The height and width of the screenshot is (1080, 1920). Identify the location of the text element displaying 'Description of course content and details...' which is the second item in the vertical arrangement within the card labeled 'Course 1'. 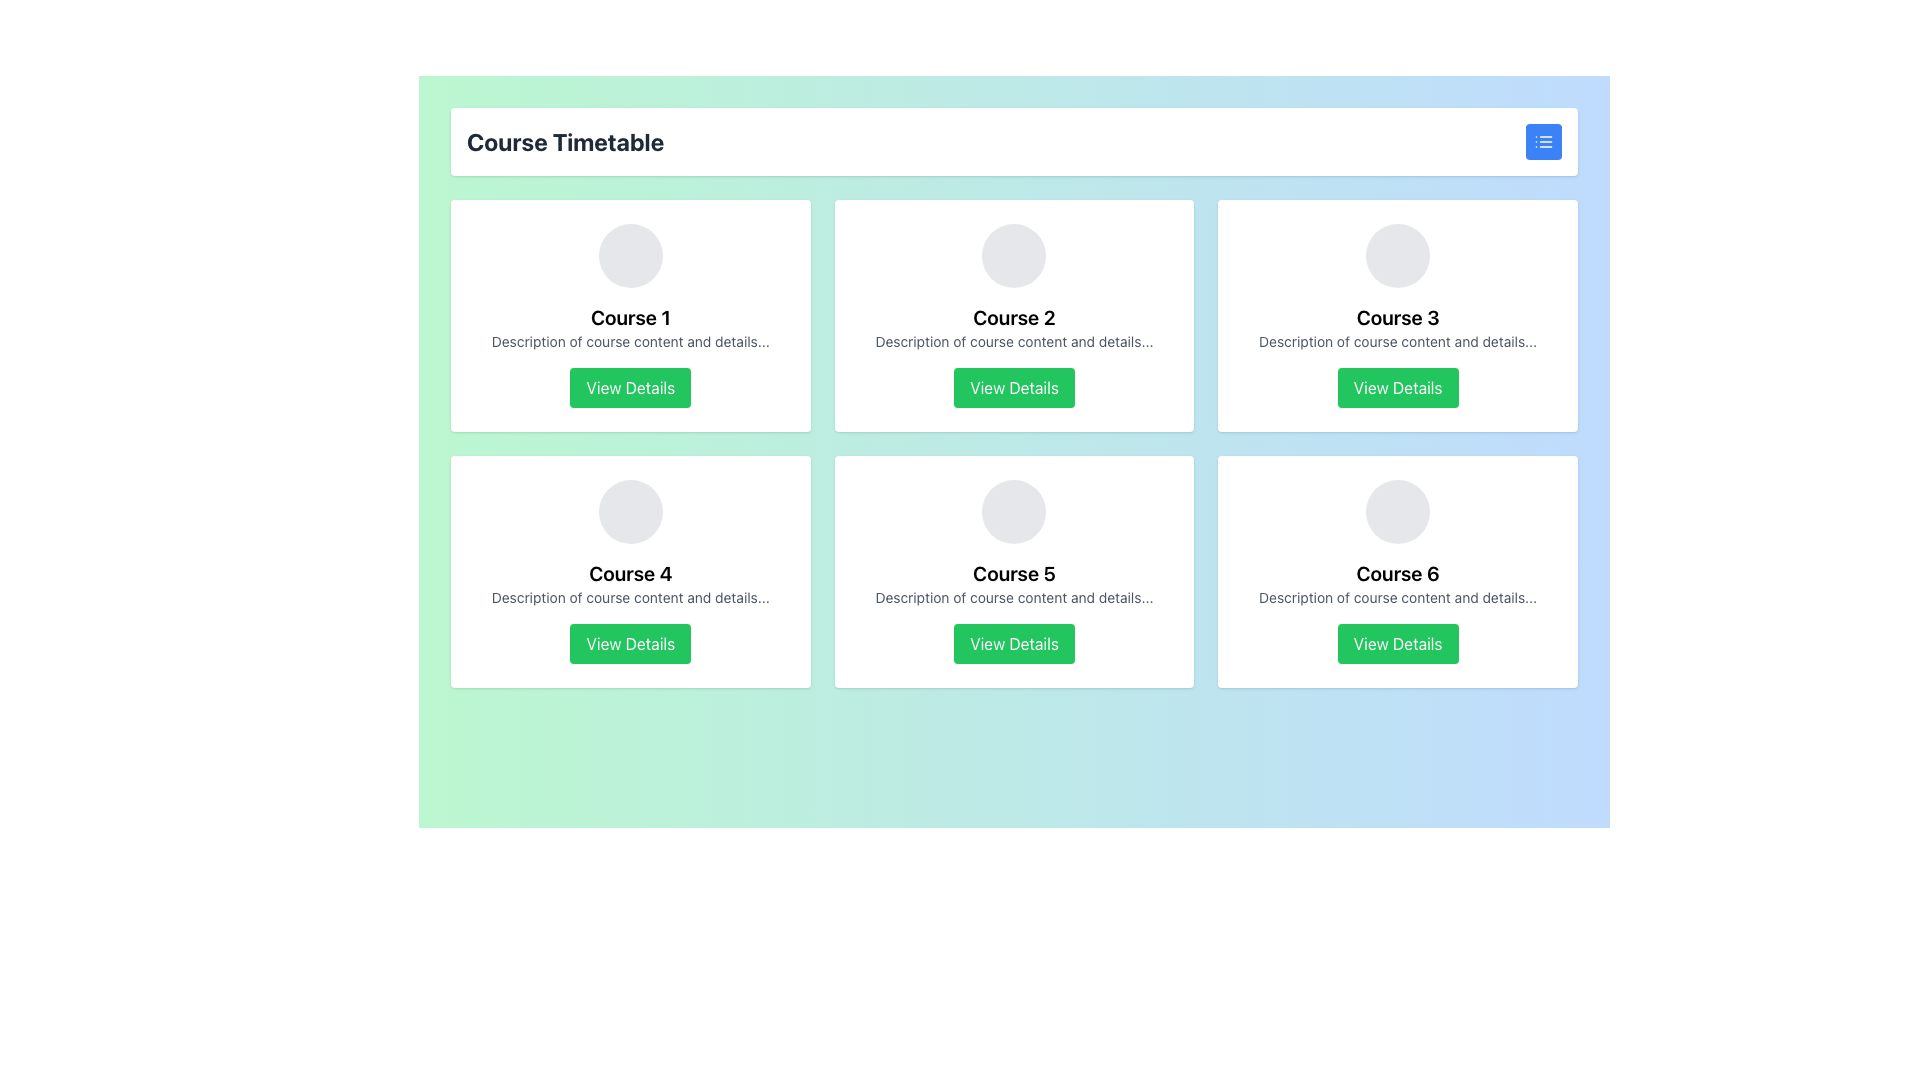
(629, 341).